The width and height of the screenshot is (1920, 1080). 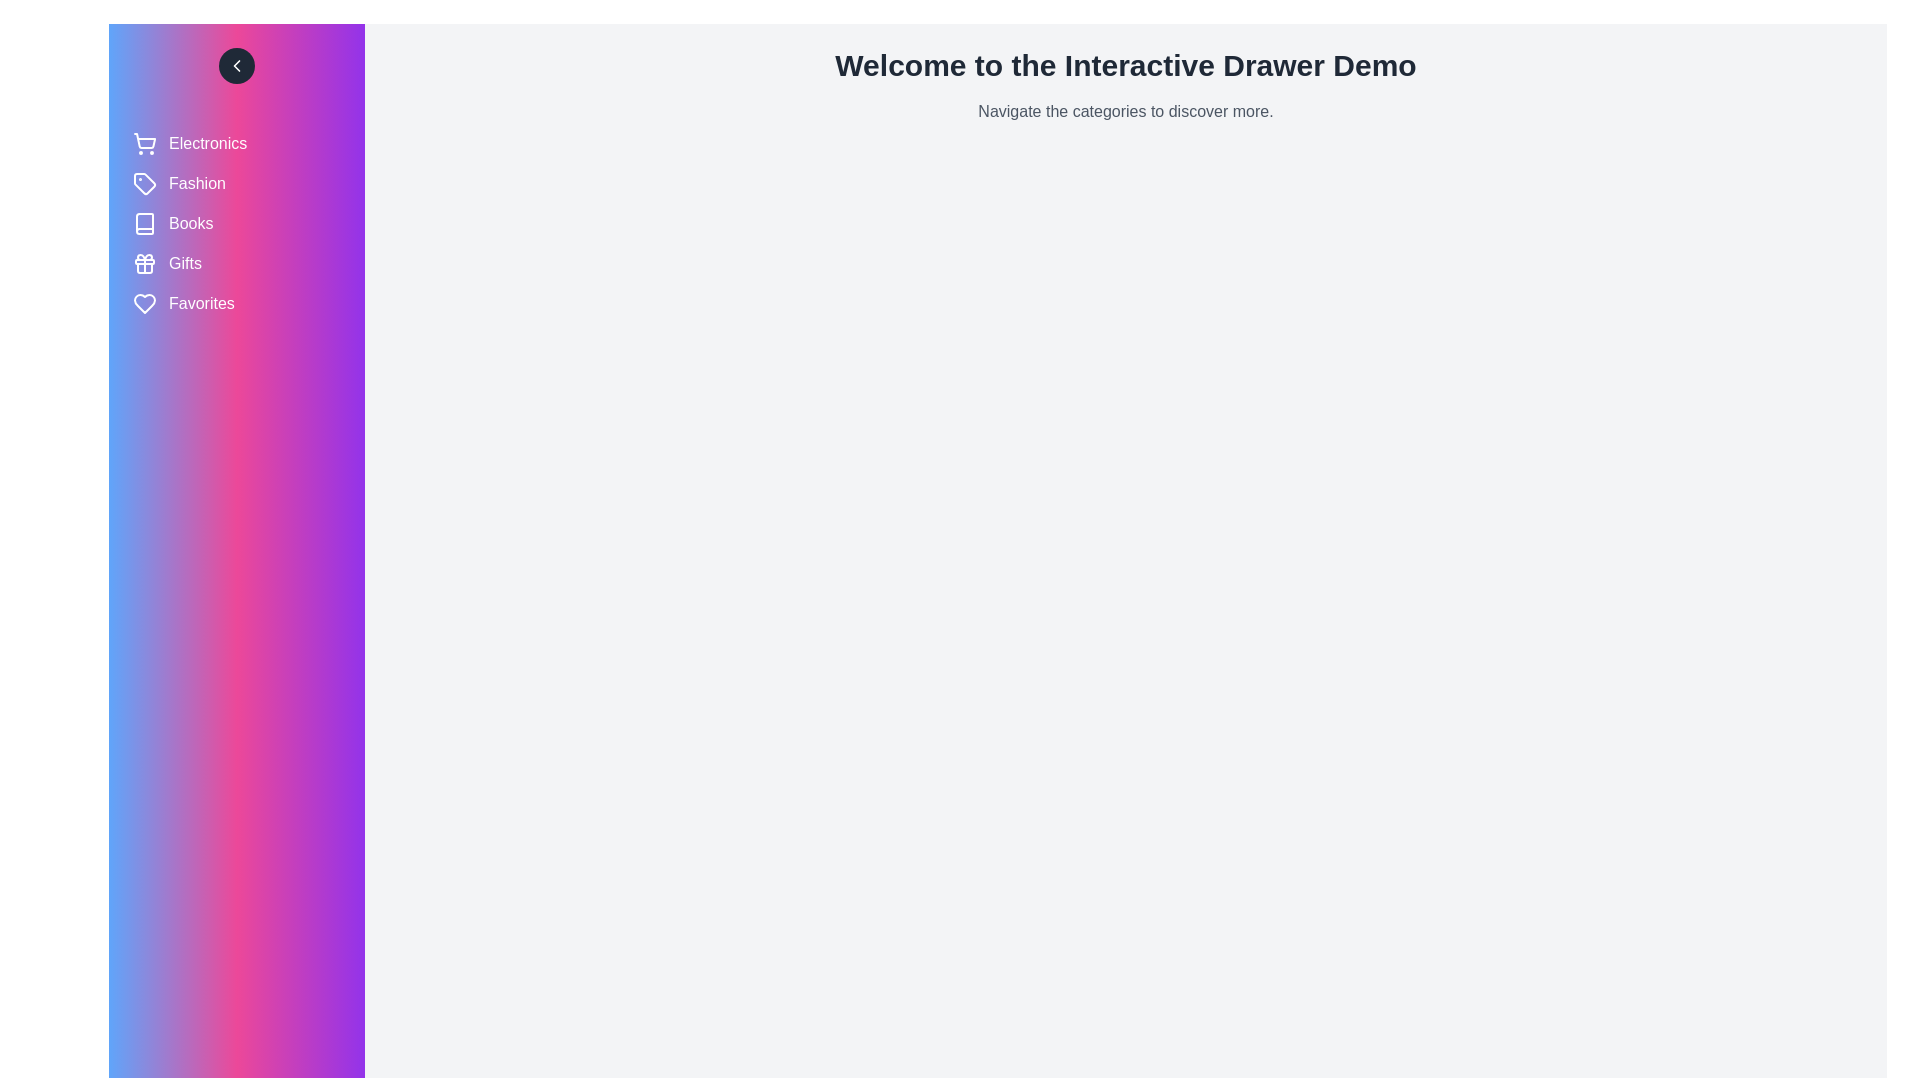 What do you see at coordinates (236, 262) in the screenshot?
I see `the category Gifts to observe its hover effect` at bounding box center [236, 262].